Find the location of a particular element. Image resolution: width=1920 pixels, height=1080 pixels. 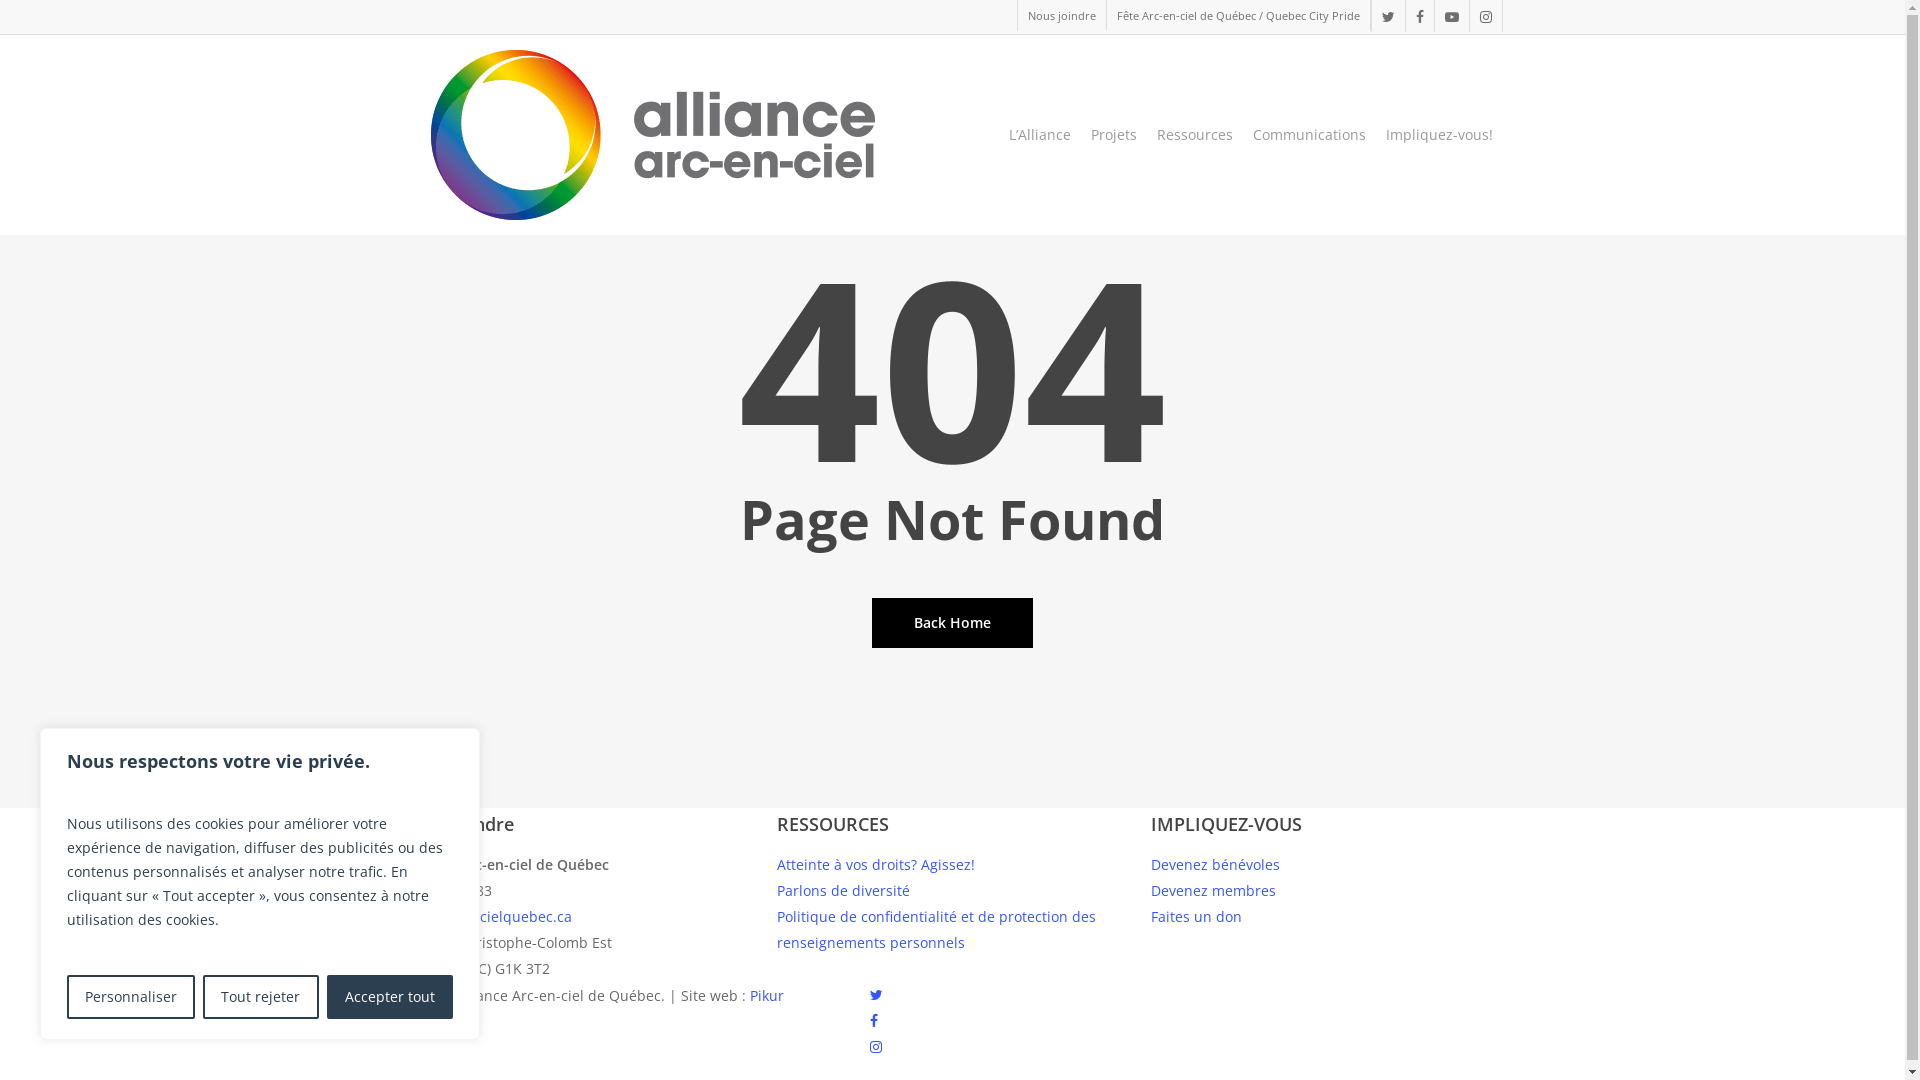

'Tout rejeter' is located at coordinates (202, 996).